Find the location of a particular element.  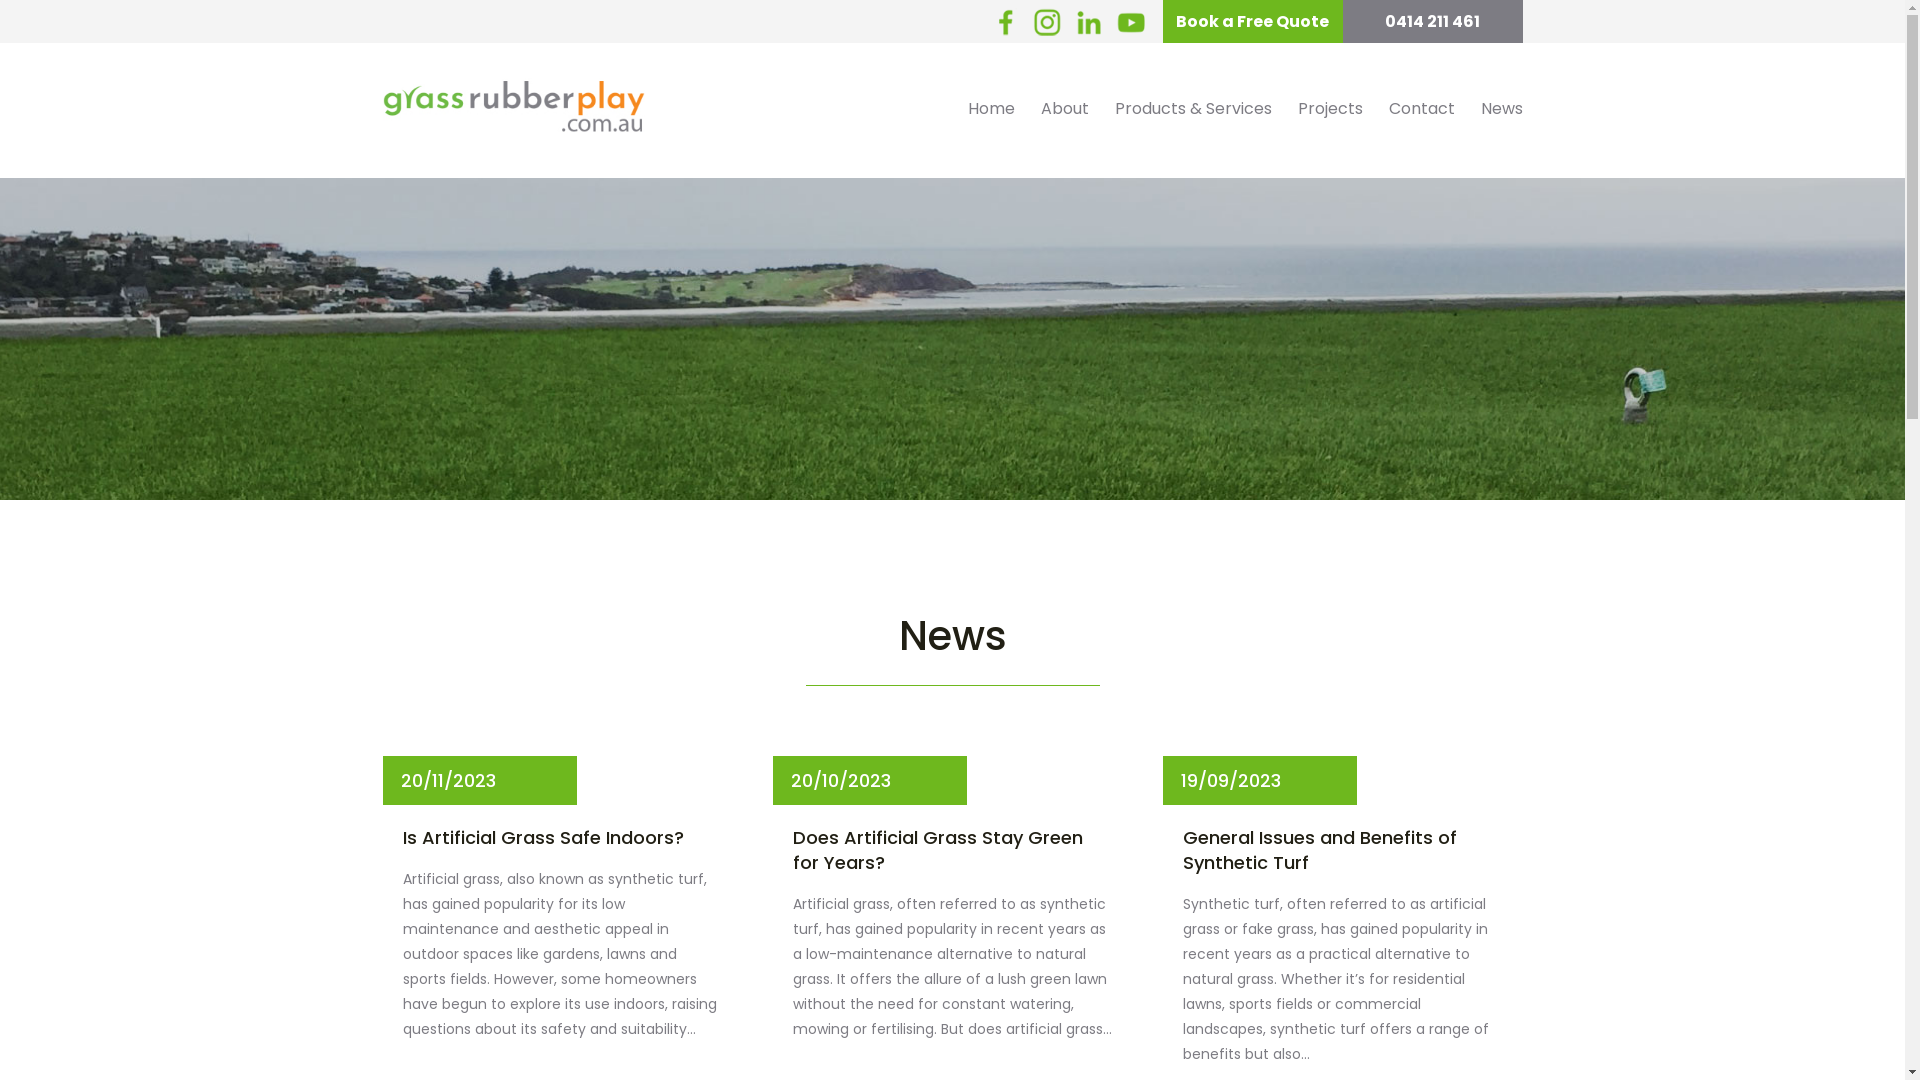

'Home' is located at coordinates (990, 108).